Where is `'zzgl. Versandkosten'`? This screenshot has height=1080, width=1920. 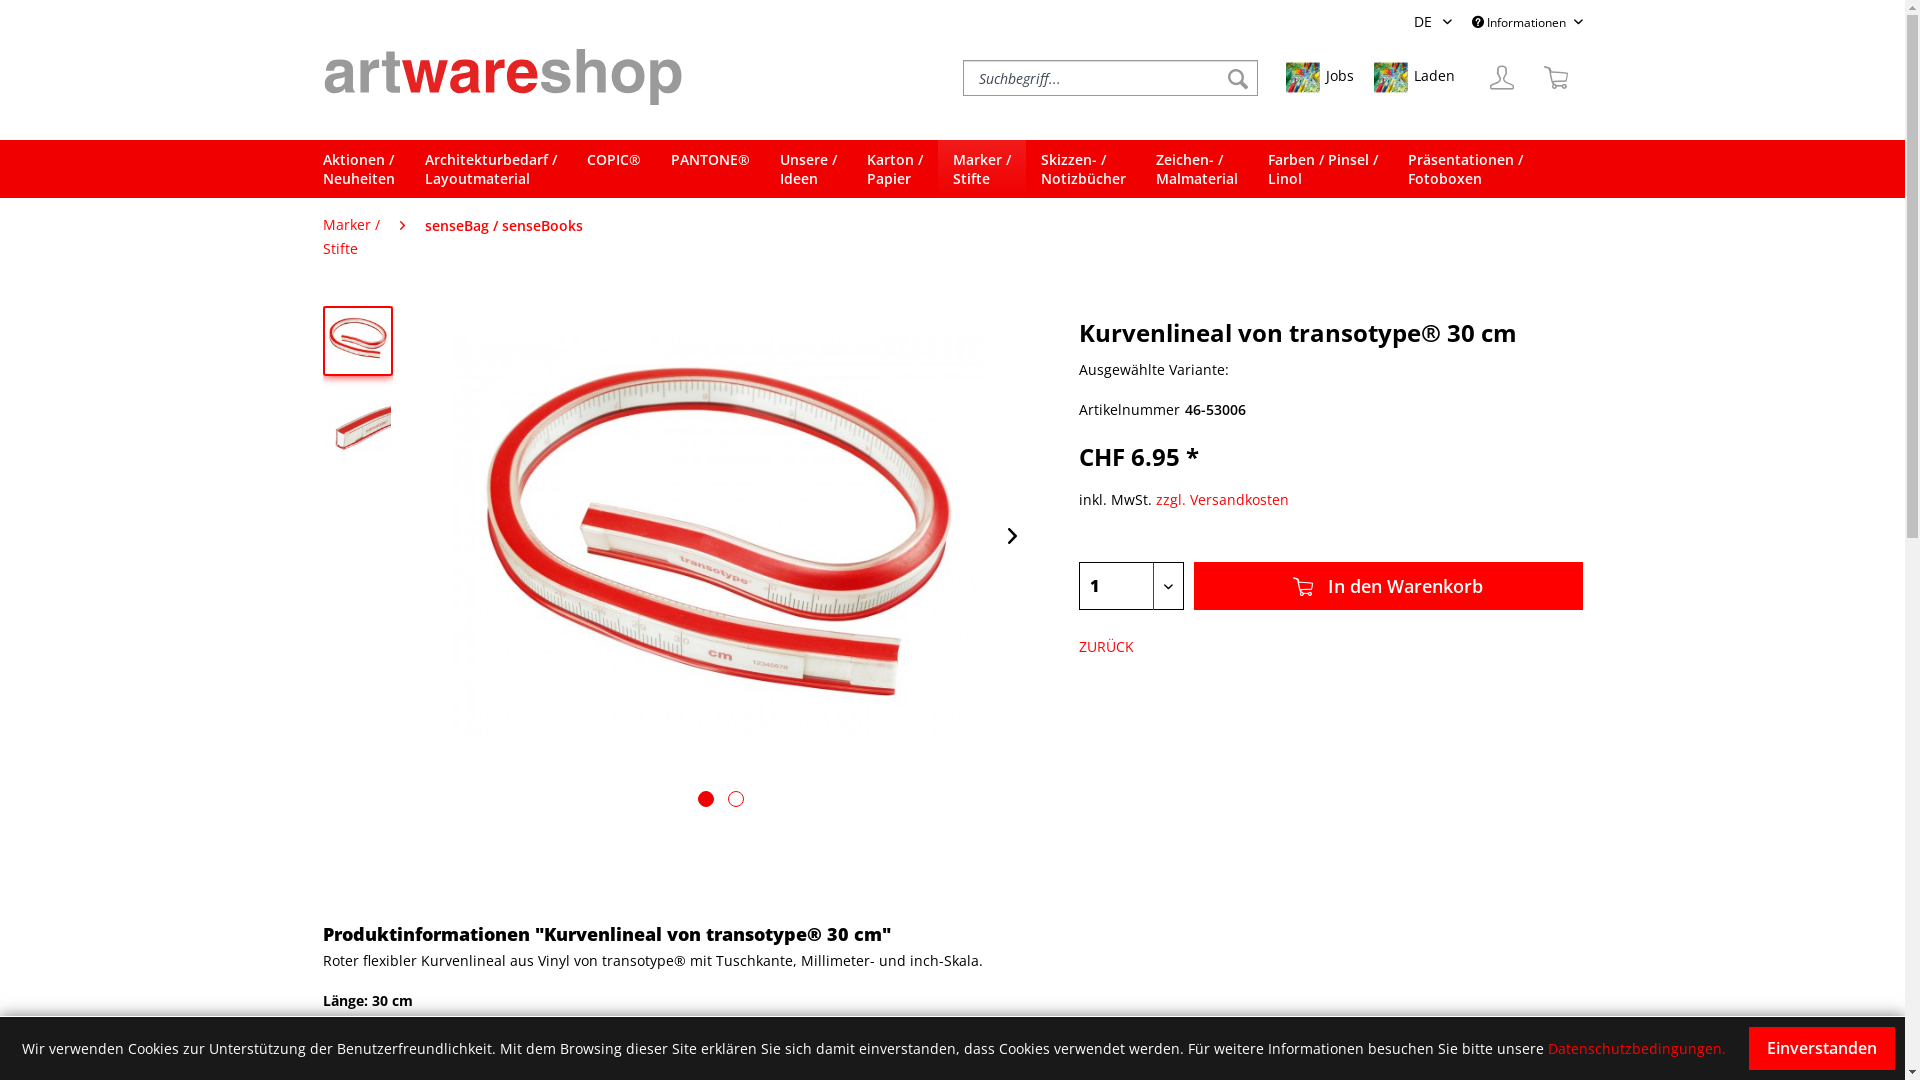
'zzgl. Versandkosten' is located at coordinates (1221, 498).